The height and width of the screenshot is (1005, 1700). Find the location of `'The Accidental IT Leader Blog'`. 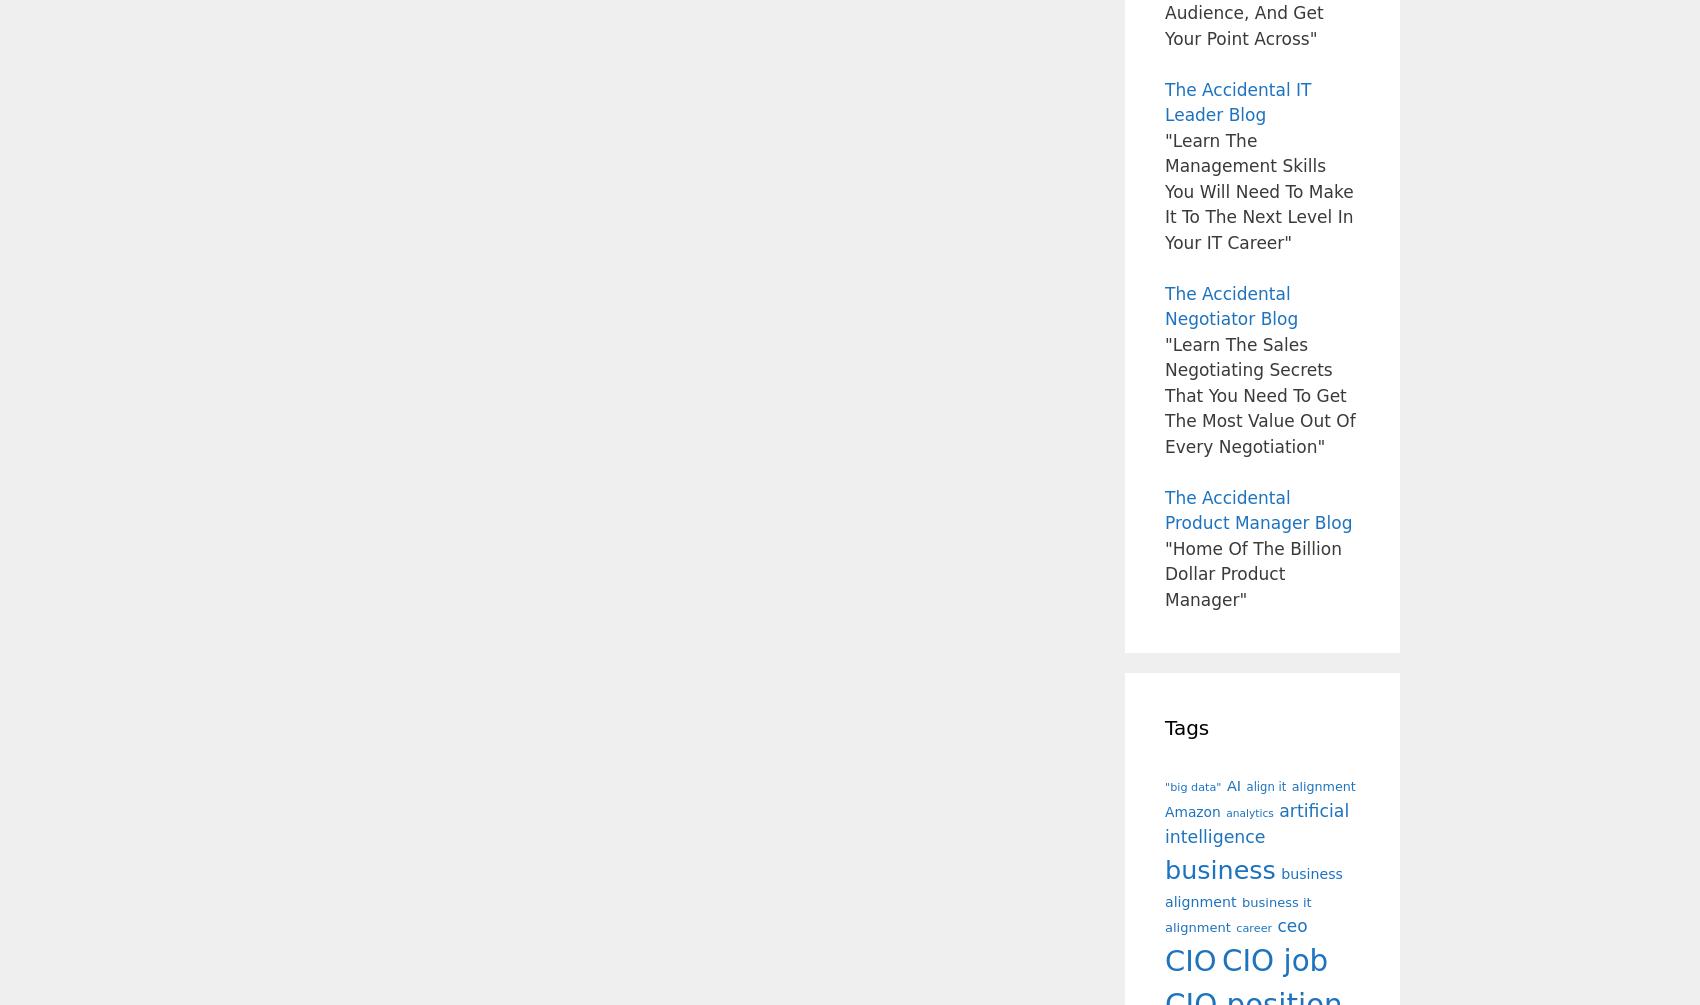

'The Accidental IT Leader Blog' is located at coordinates (1236, 102).